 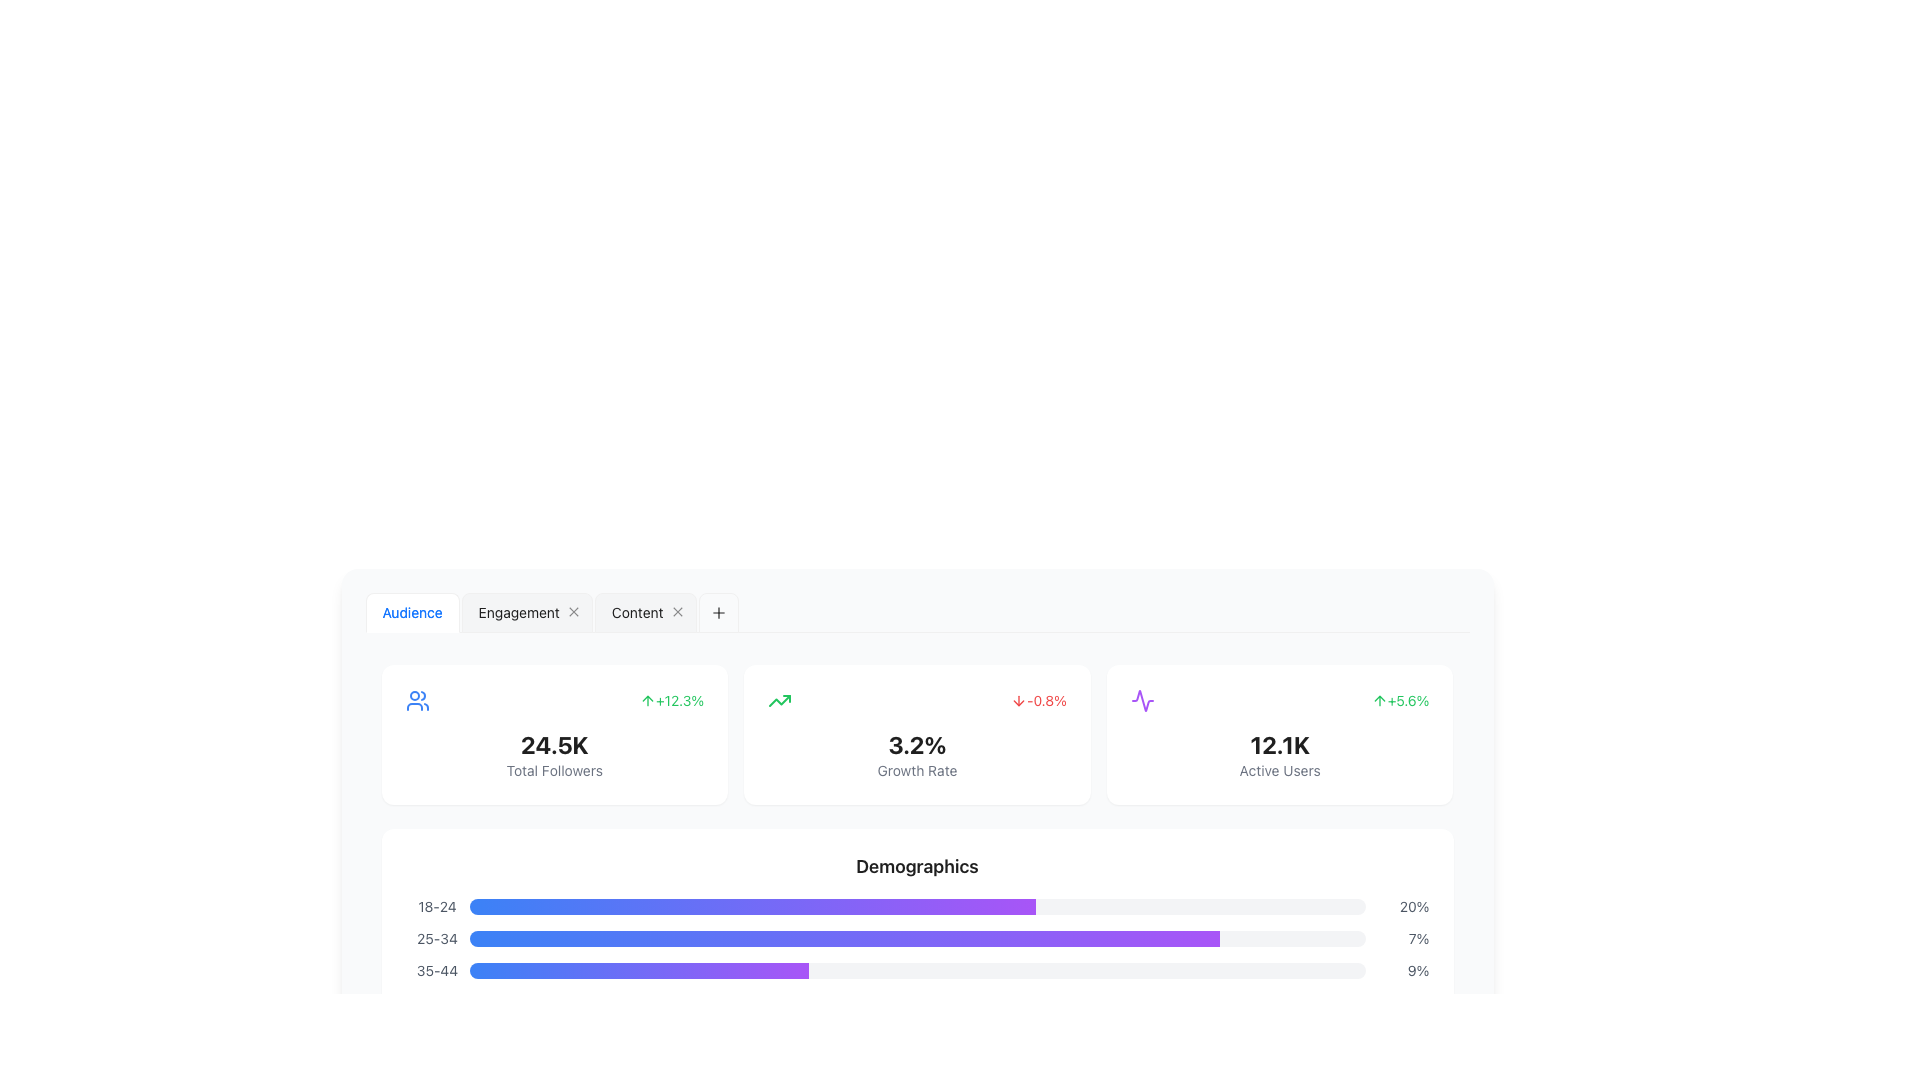 I want to click on the text label displaying '3.2%' which is prominently styled in bold and large font, located above the 'Growth Rate' text, so click(x=916, y=744).